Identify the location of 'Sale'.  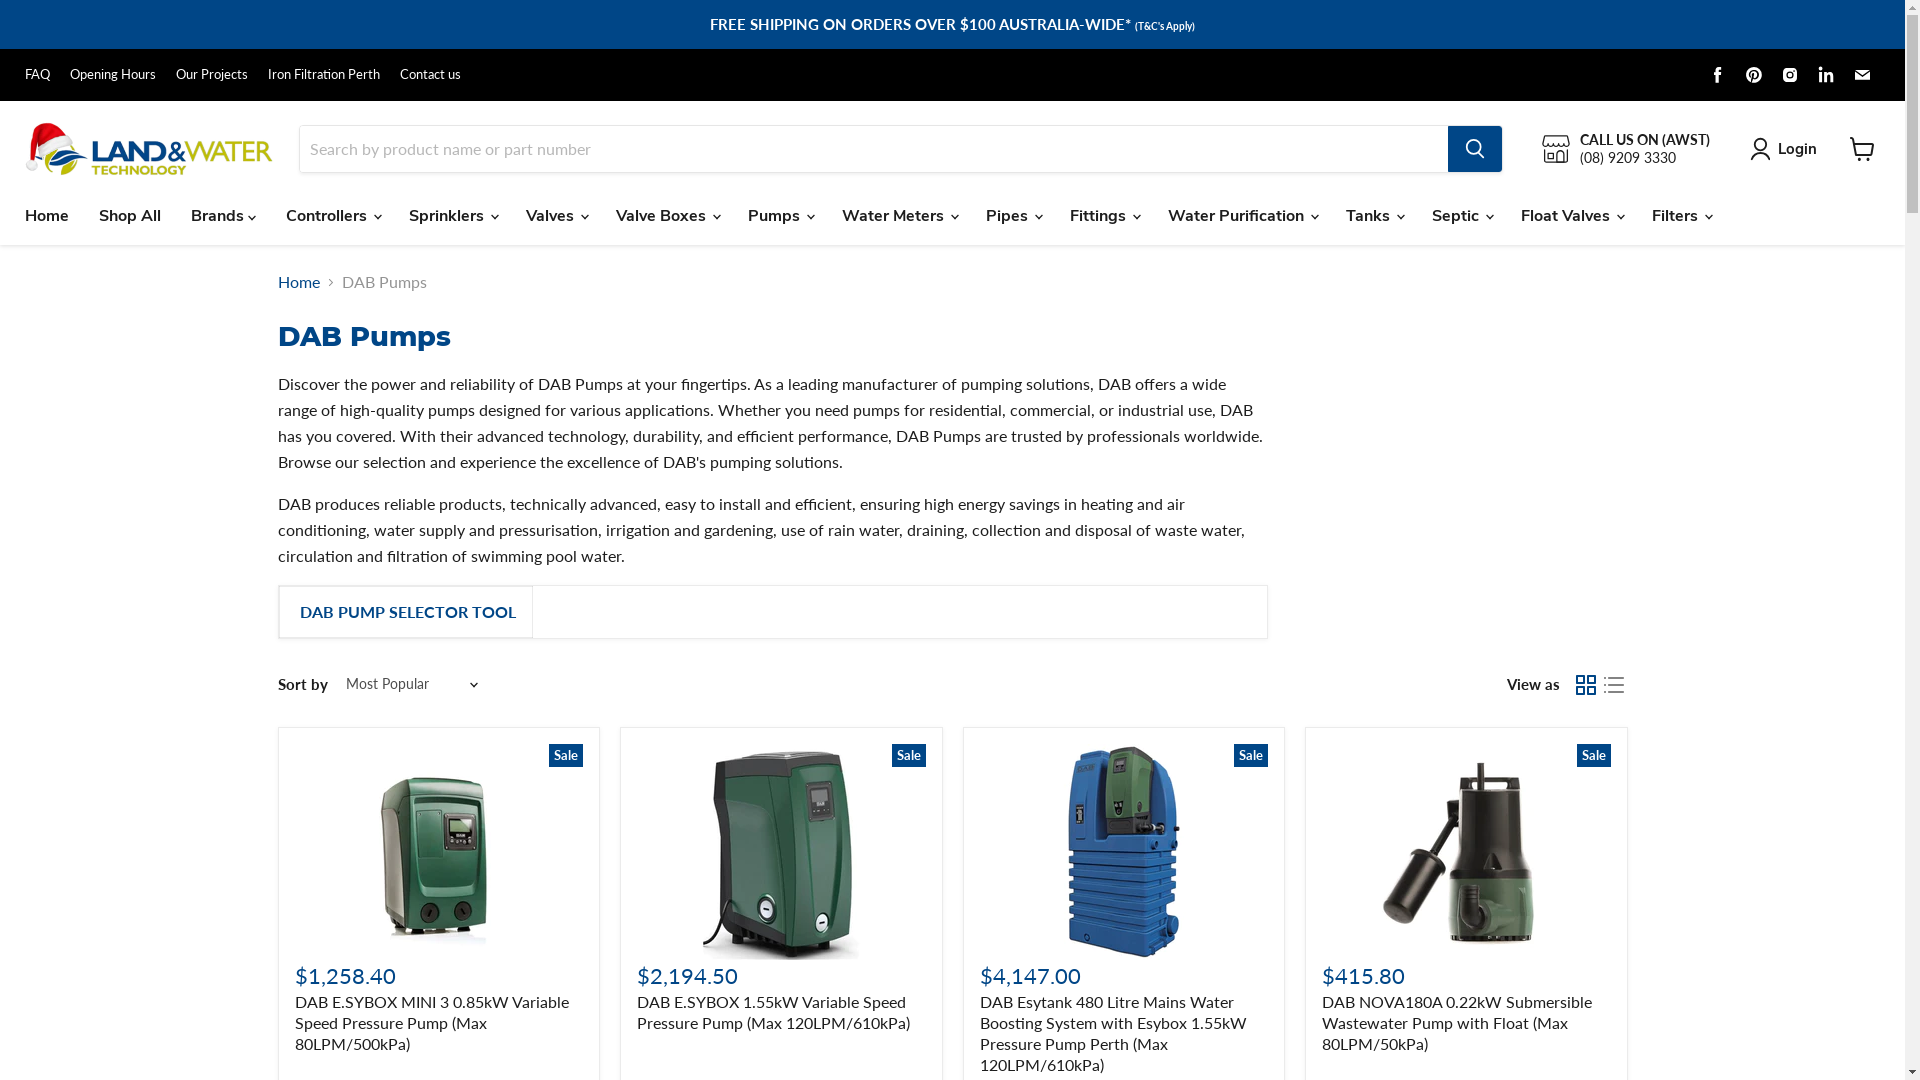
(1466, 852).